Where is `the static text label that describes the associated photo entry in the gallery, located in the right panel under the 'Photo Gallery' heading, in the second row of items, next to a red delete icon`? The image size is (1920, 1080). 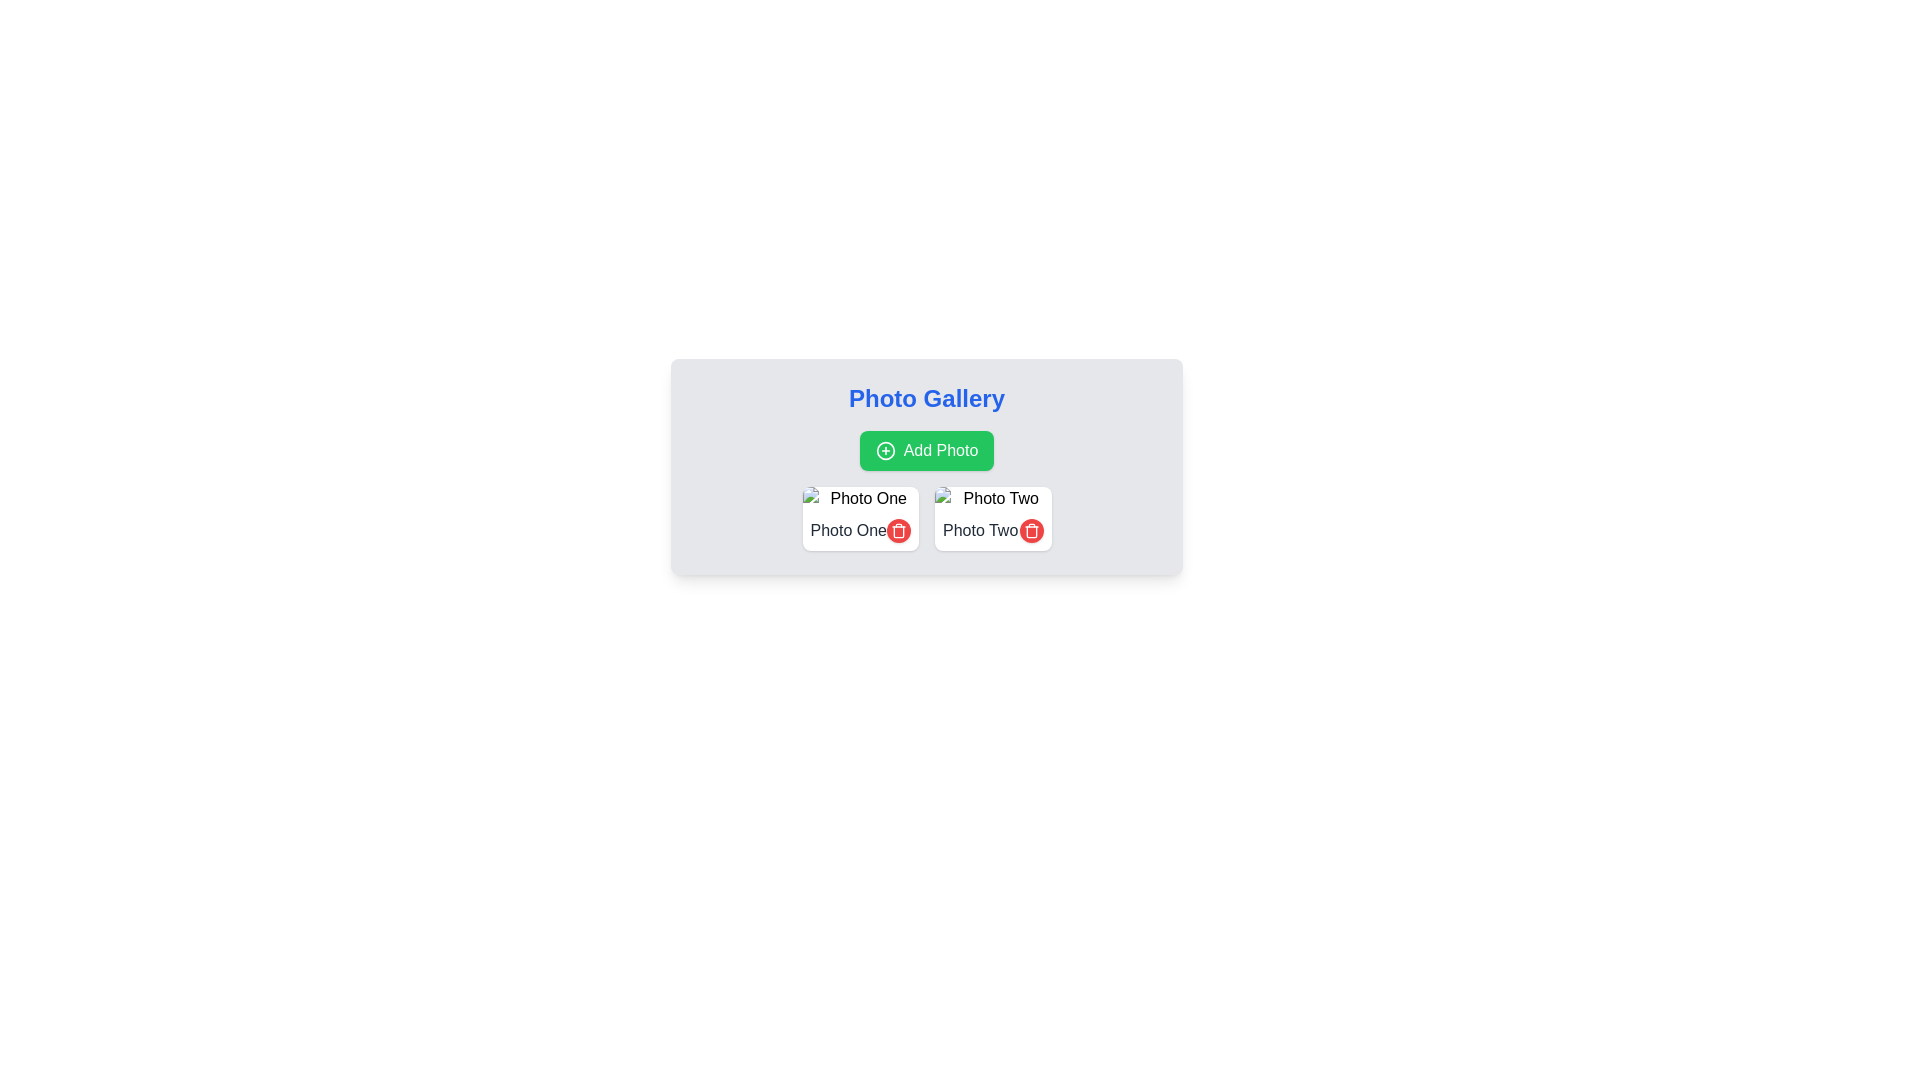 the static text label that describes the associated photo entry in the gallery, located in the right panel under the 'Photo Gallery' heading, in the second row of items, next to a red delete icon is located at coordinates (980, 530).